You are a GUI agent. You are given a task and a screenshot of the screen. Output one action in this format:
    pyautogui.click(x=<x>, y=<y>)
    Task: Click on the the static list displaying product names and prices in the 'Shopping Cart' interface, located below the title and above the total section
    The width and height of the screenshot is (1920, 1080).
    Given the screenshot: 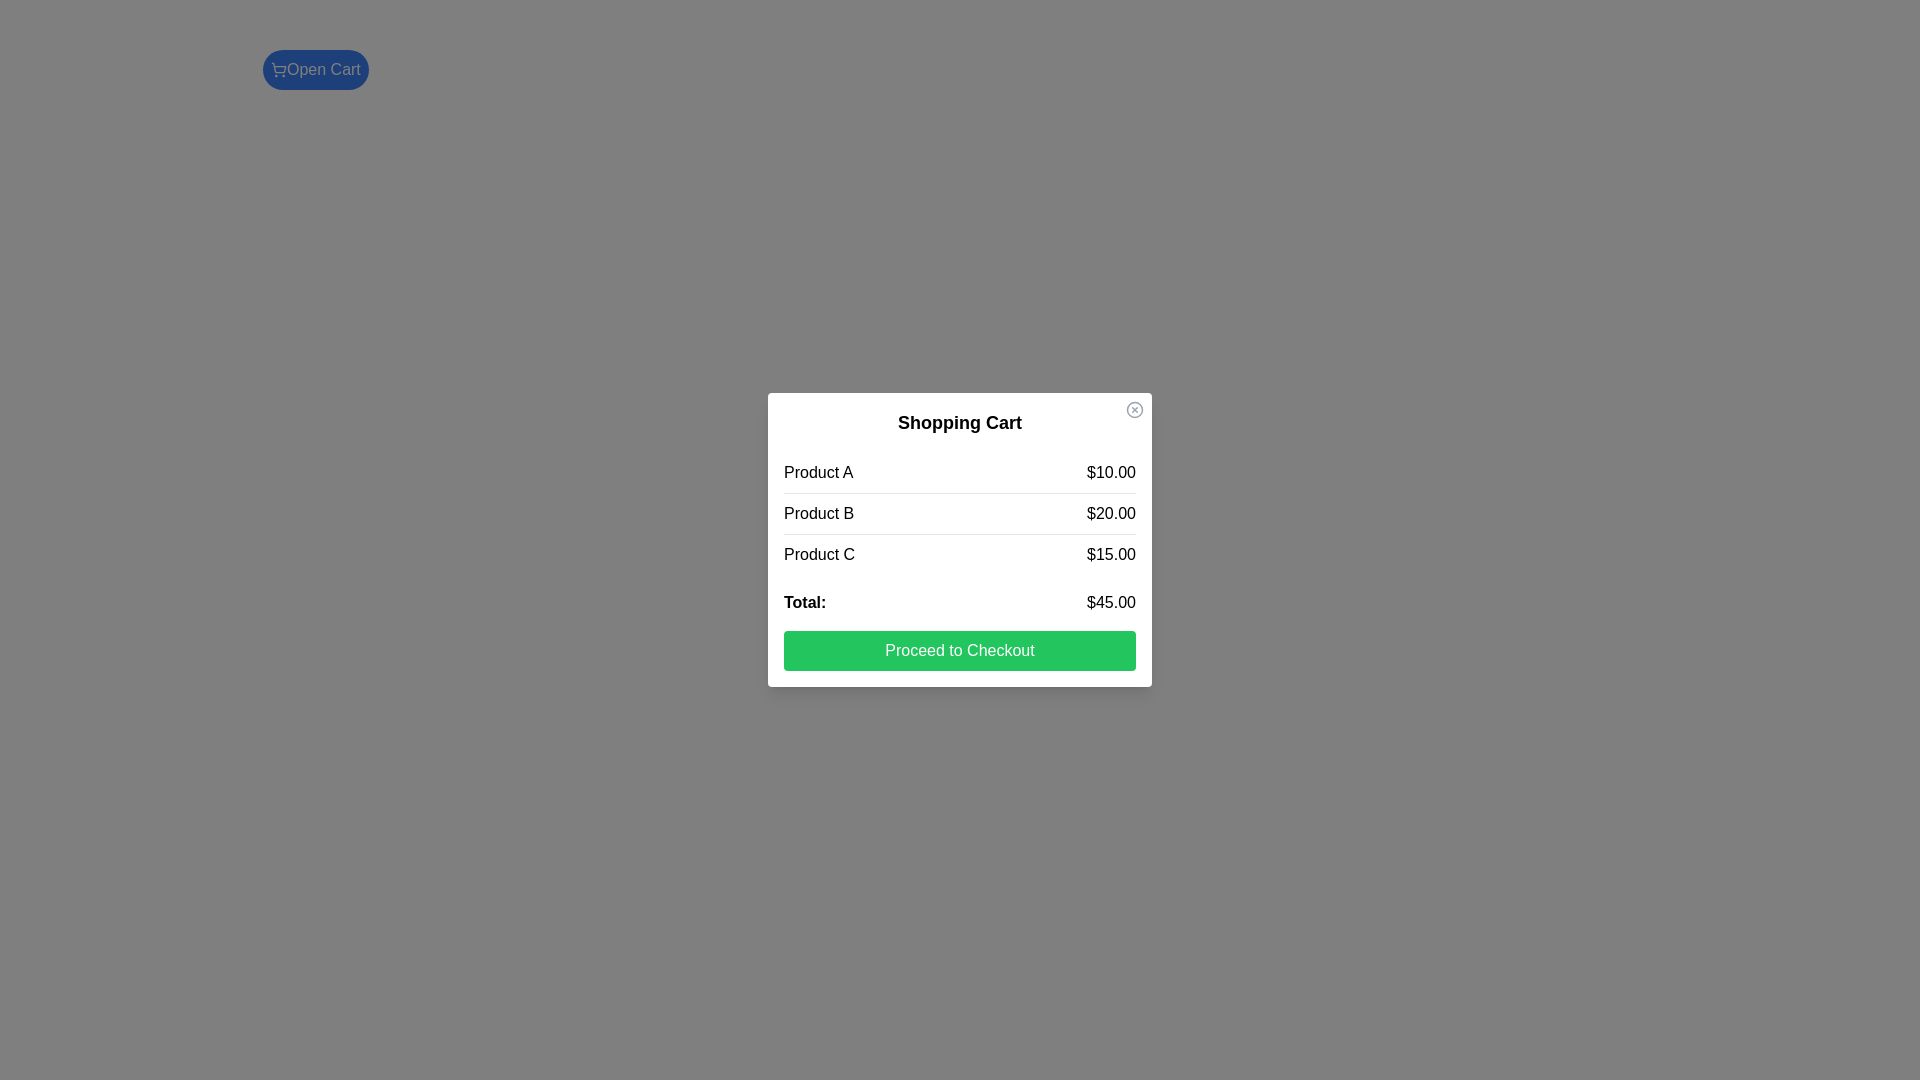 What is the action you would take?
    pyautogui.click(x=960, y=512)
    